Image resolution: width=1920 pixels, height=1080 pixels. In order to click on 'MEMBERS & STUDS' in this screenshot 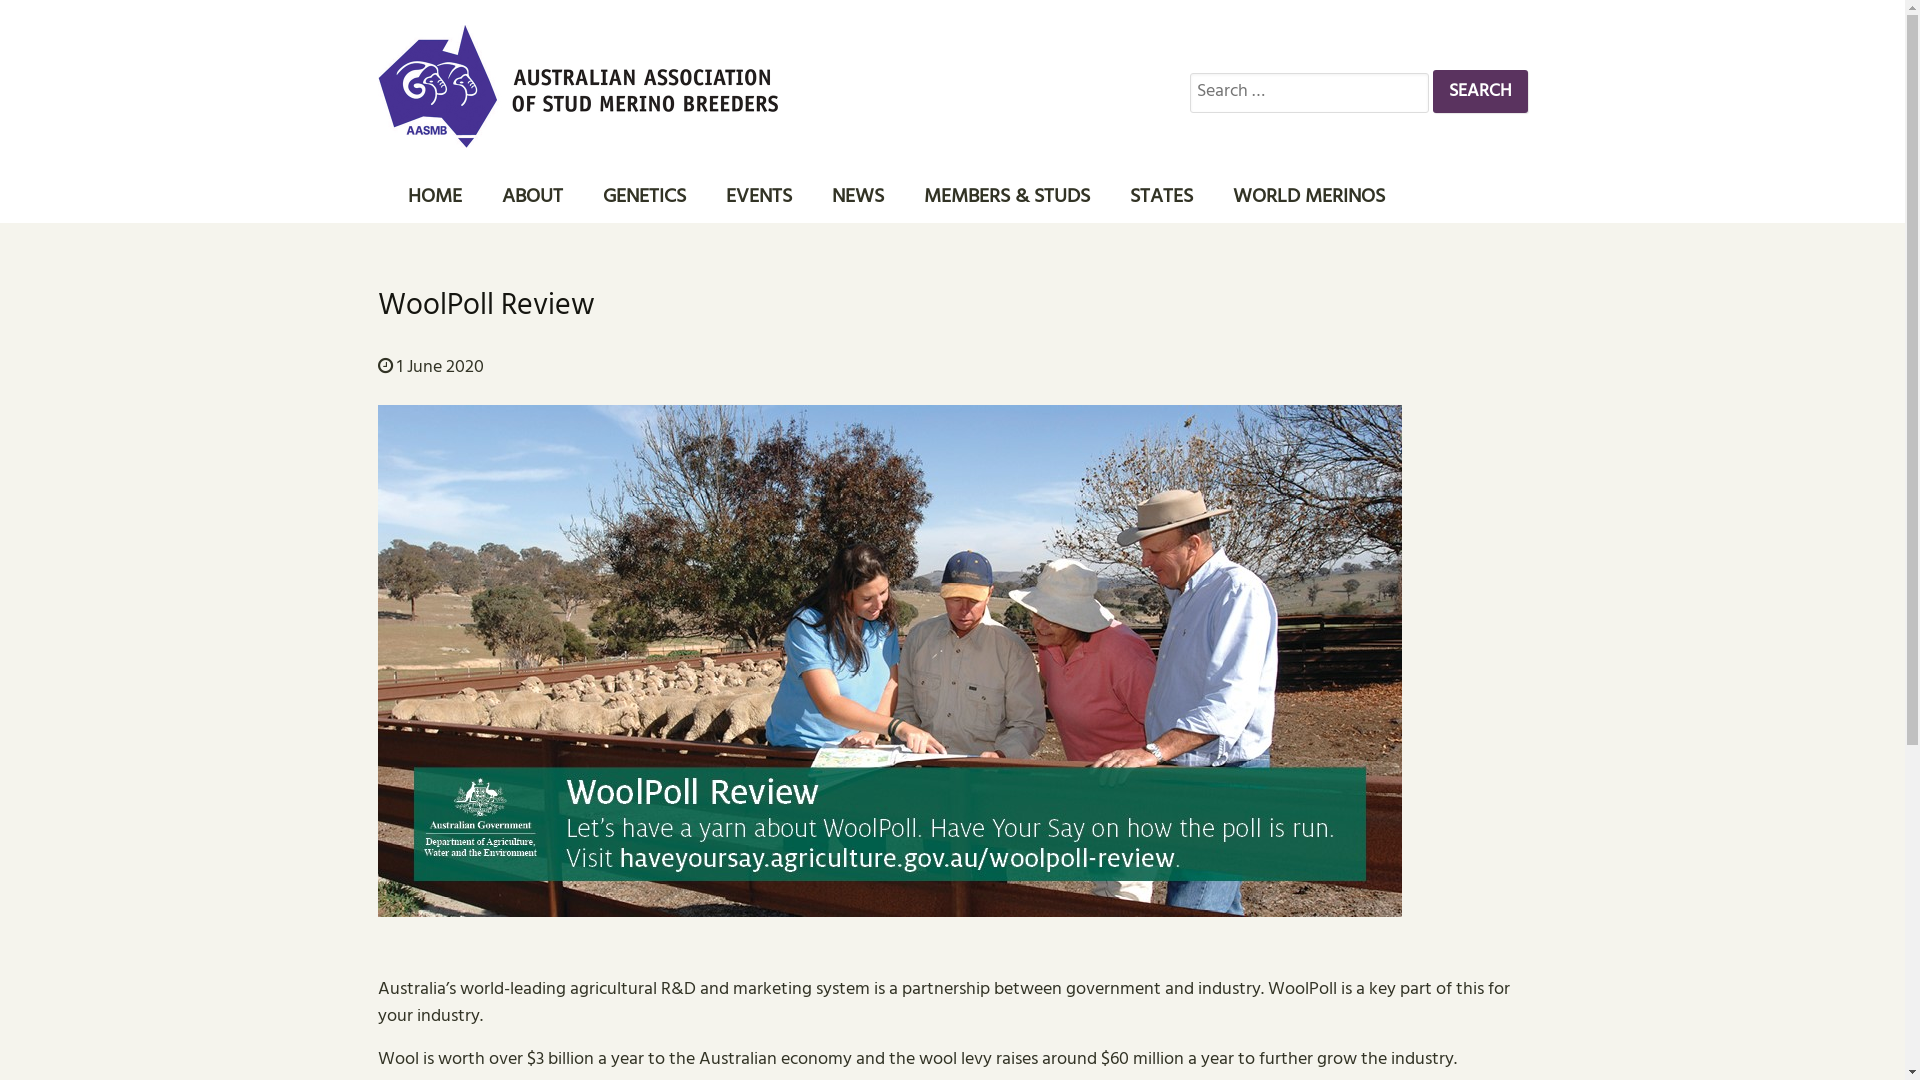, I will do `click(1007, 196)`.